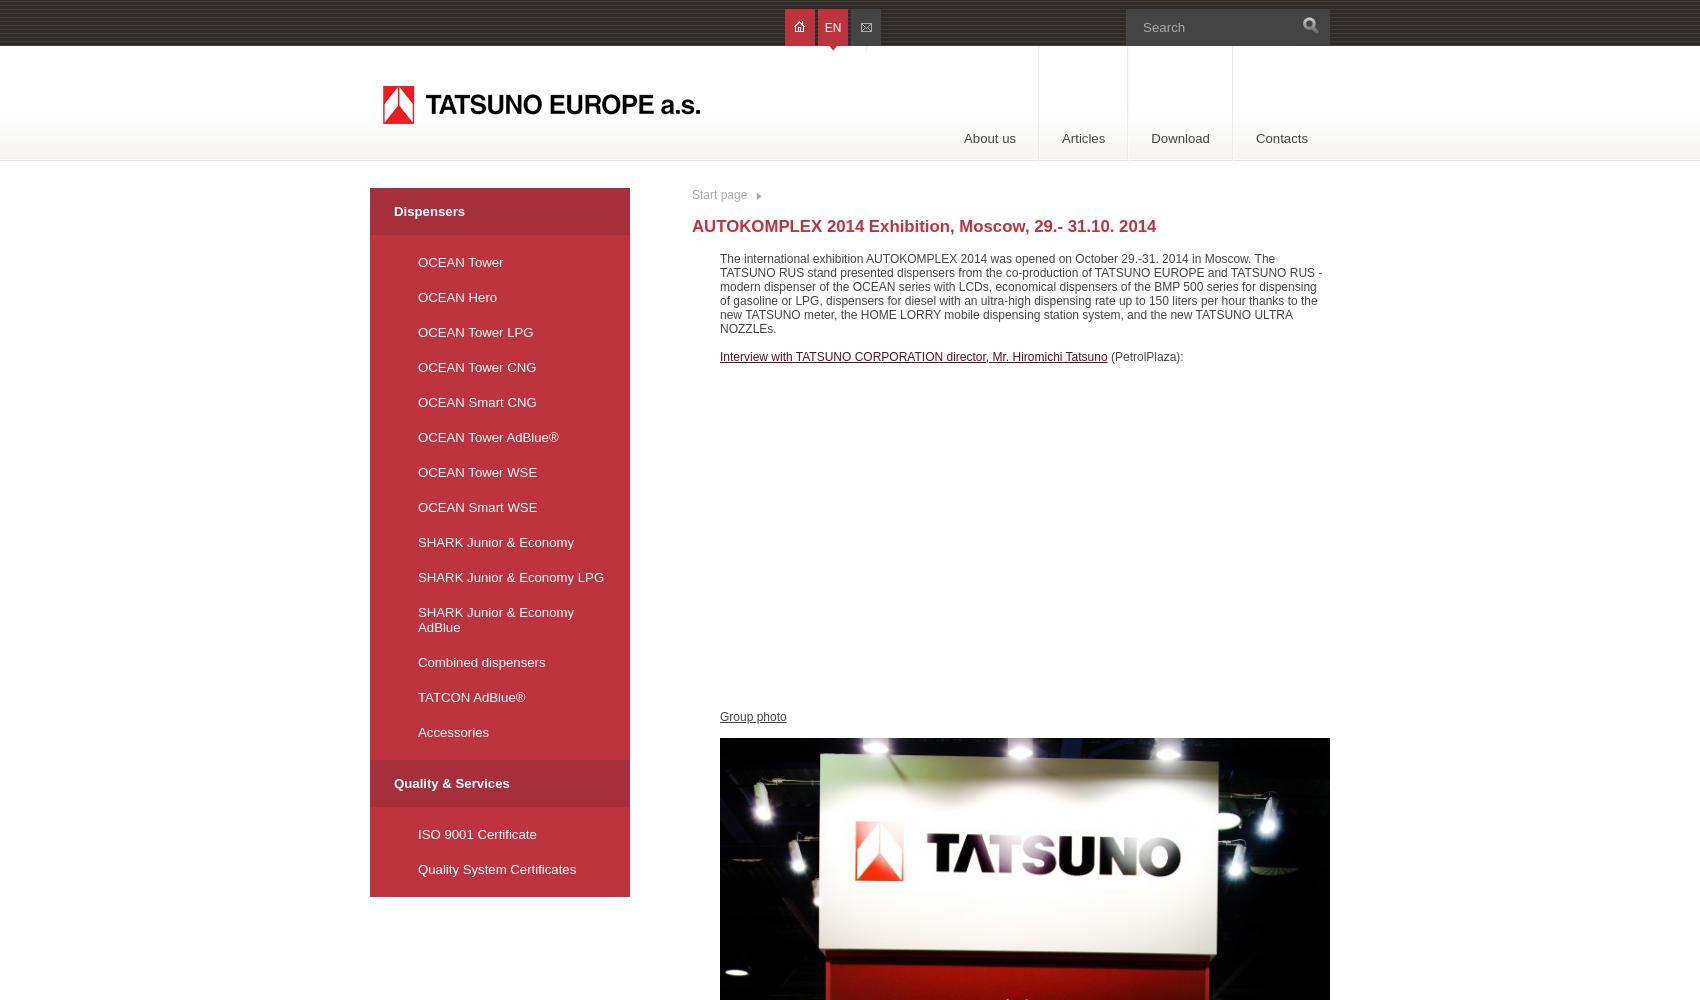 The width and height of the screenshot is (1700, 1000). What do you see at coordinates (393, 210) in the screenshot?
I see `'Dispensers'` at bounding box center [393, 210].